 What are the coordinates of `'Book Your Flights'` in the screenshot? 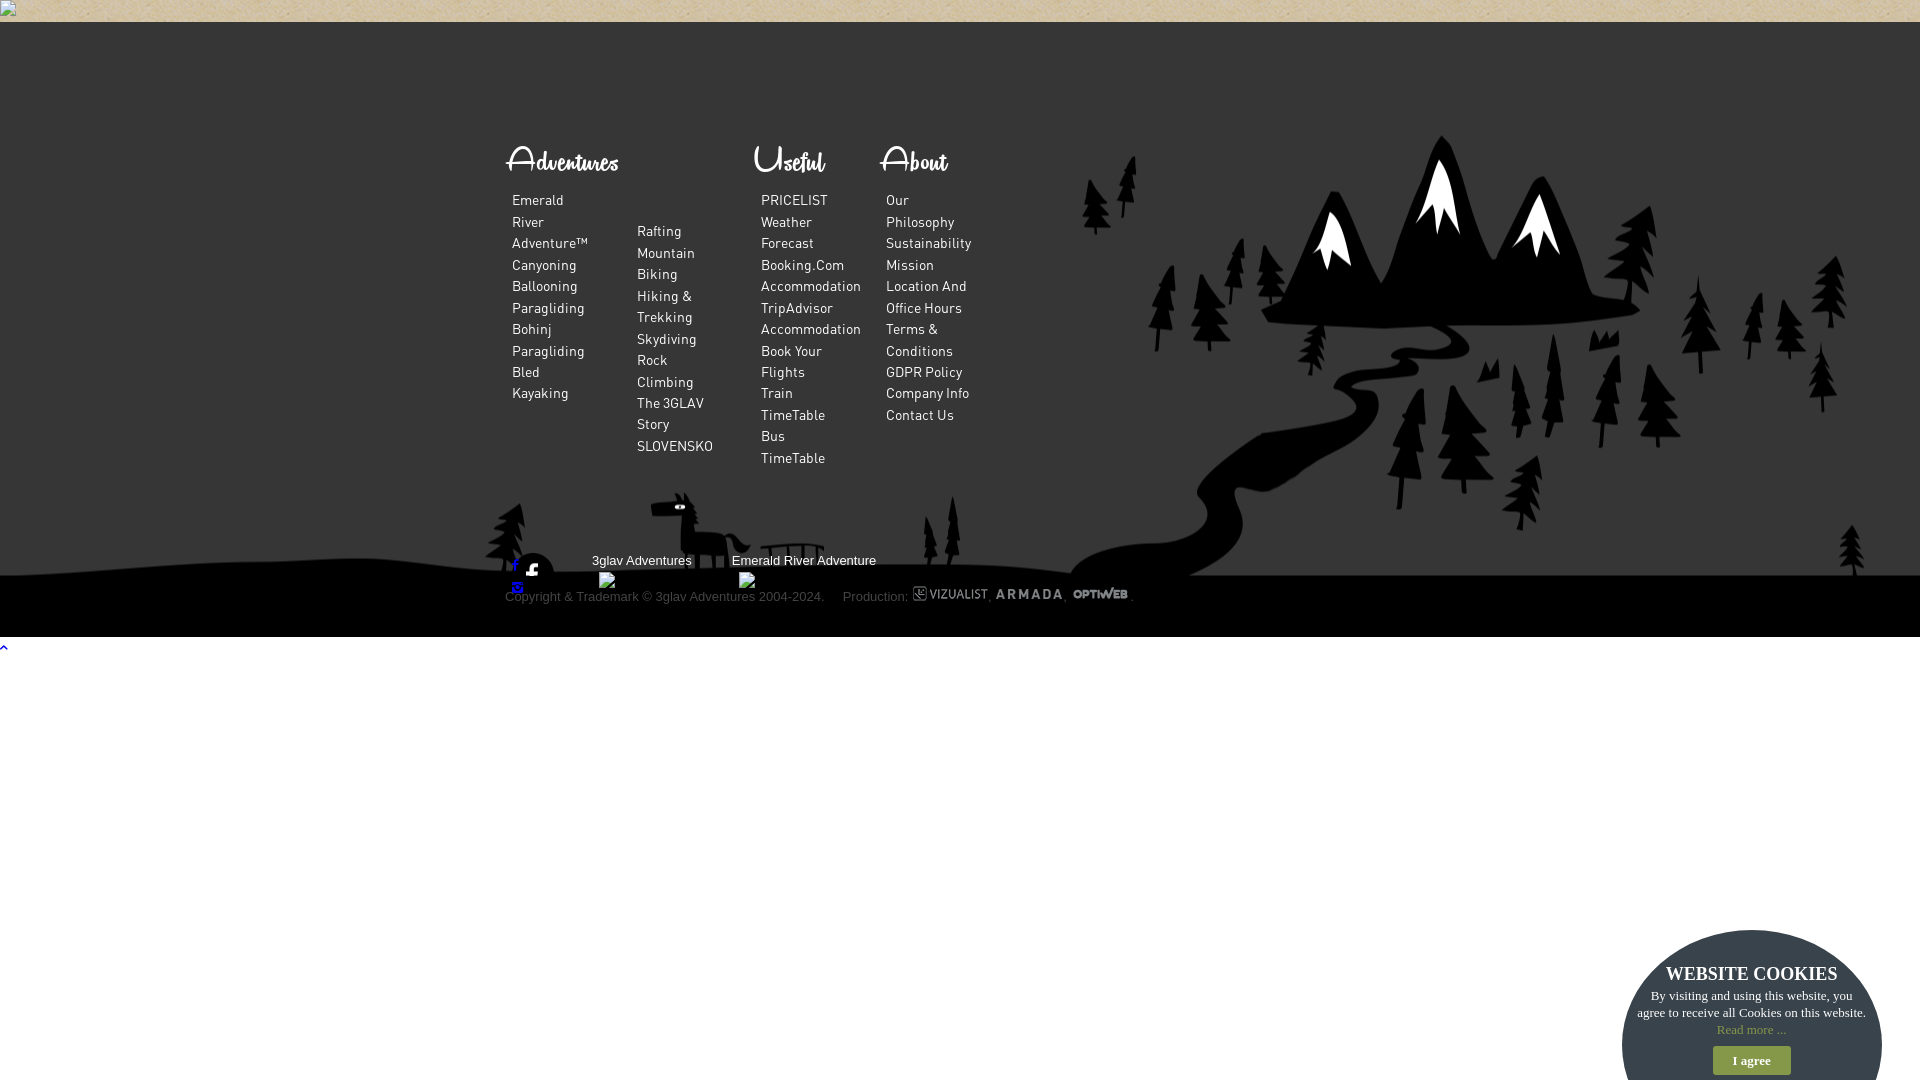 It's located at (790, 358).